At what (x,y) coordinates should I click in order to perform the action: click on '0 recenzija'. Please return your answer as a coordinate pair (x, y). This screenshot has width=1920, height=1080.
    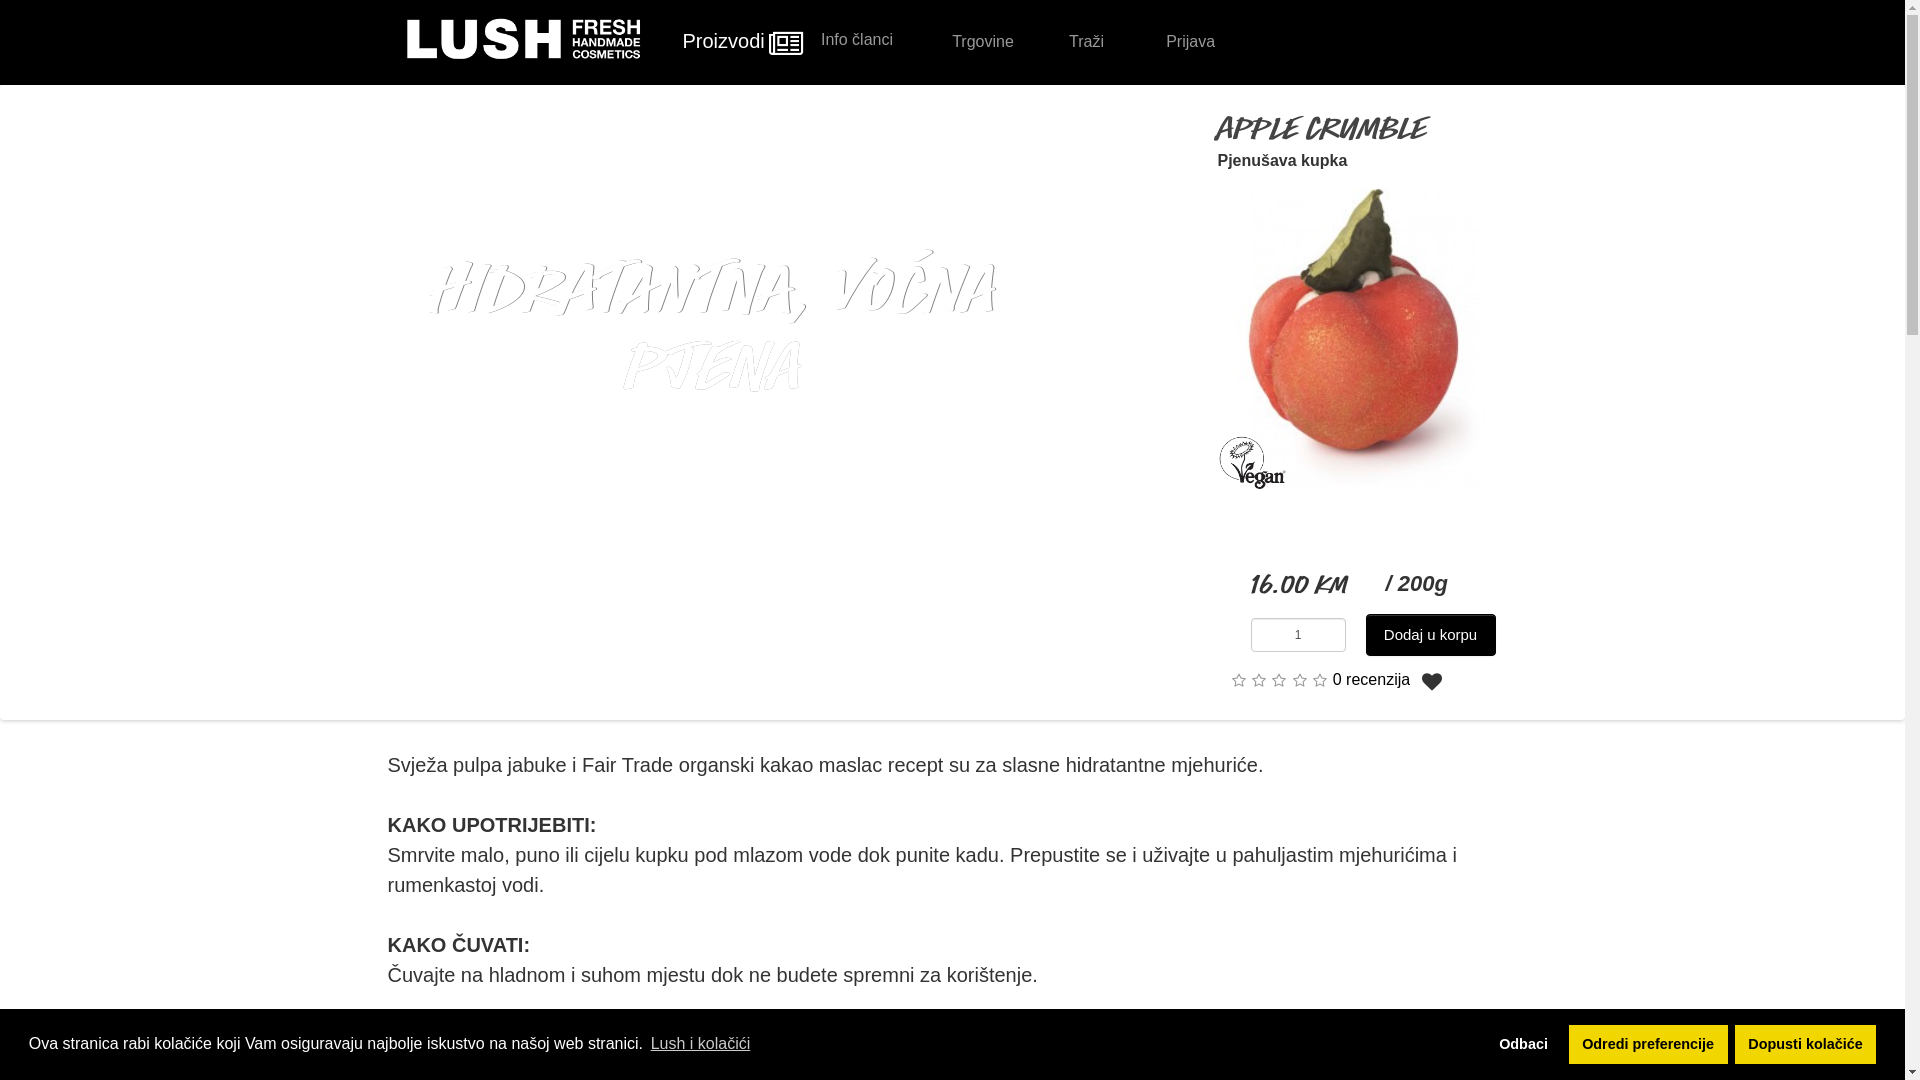
    Looking at the image, I should click on (1370, 678).